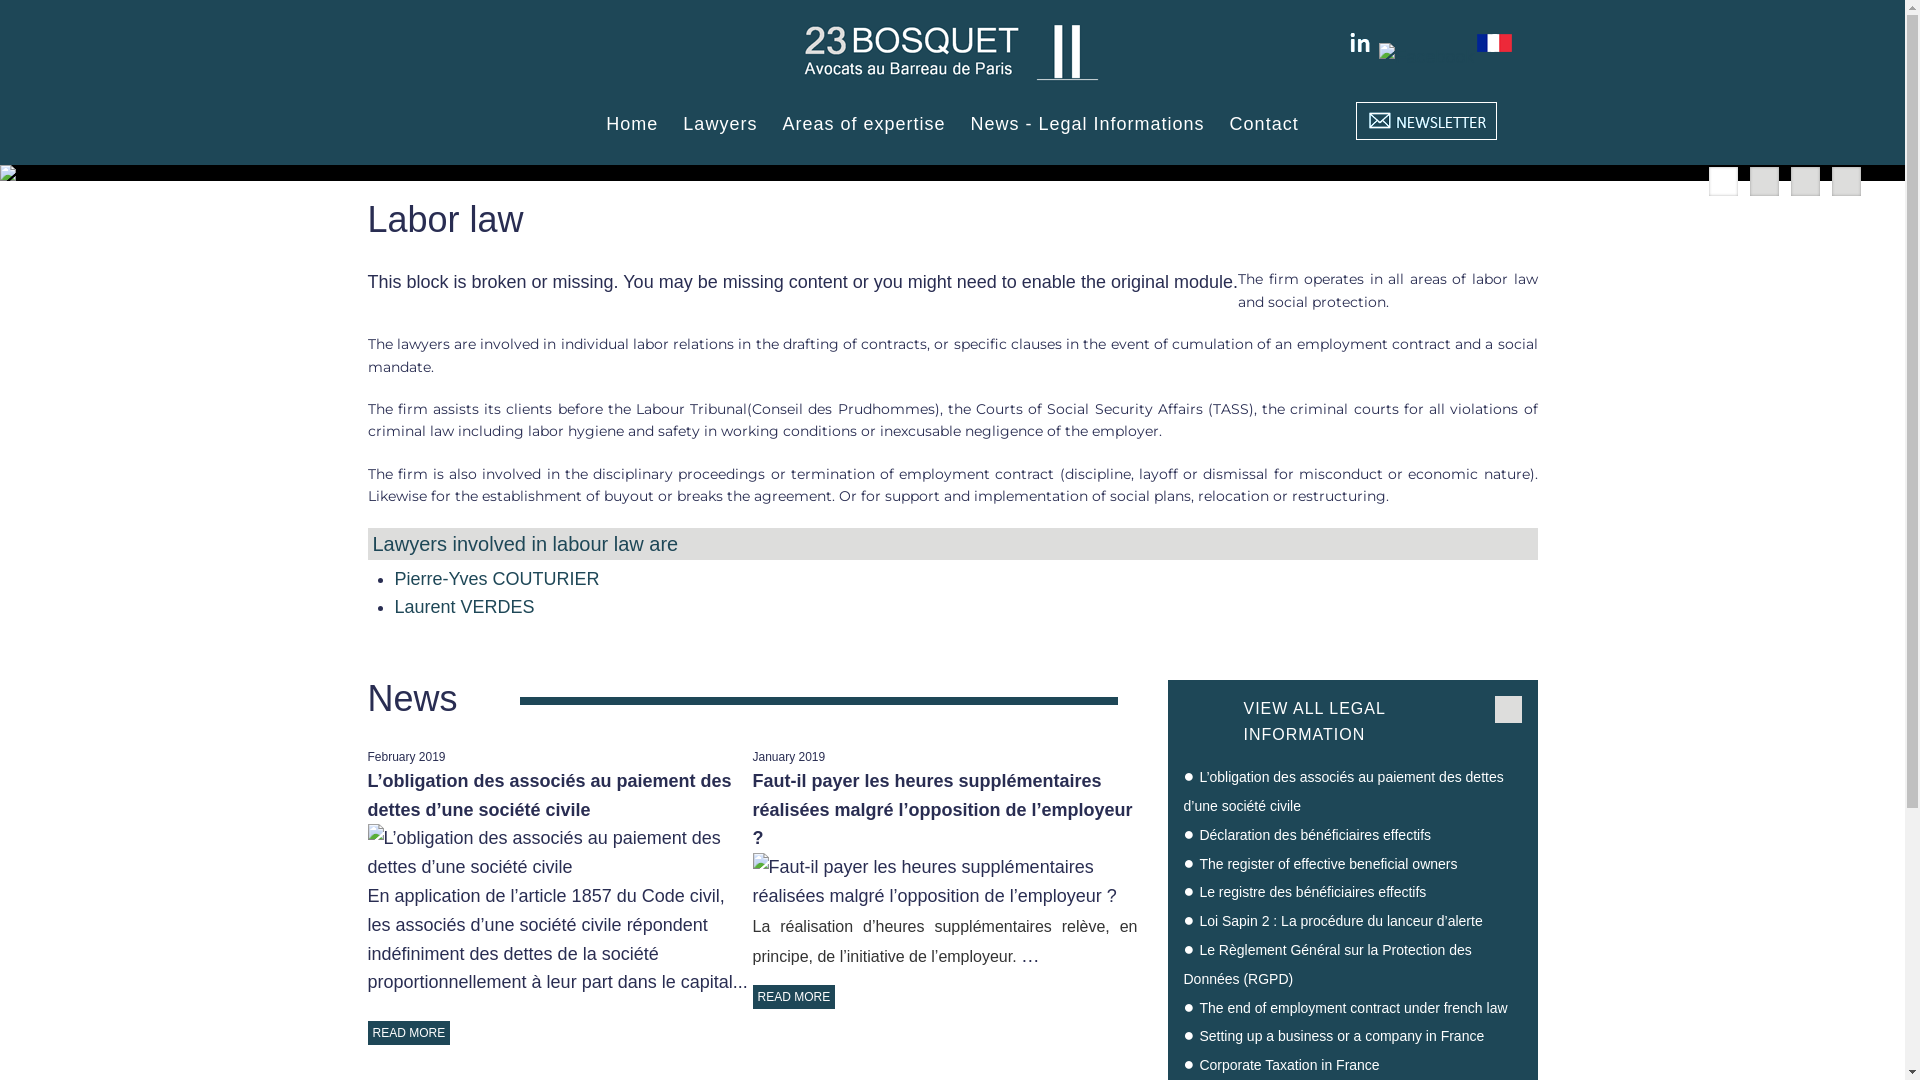 The height and width of the screenshot is (1080, 1920). What do you see at coordinates (1199, 863) in the screenshot?
I see `'The register of effective beneficial owners'` at bounding box center [1199, 863].